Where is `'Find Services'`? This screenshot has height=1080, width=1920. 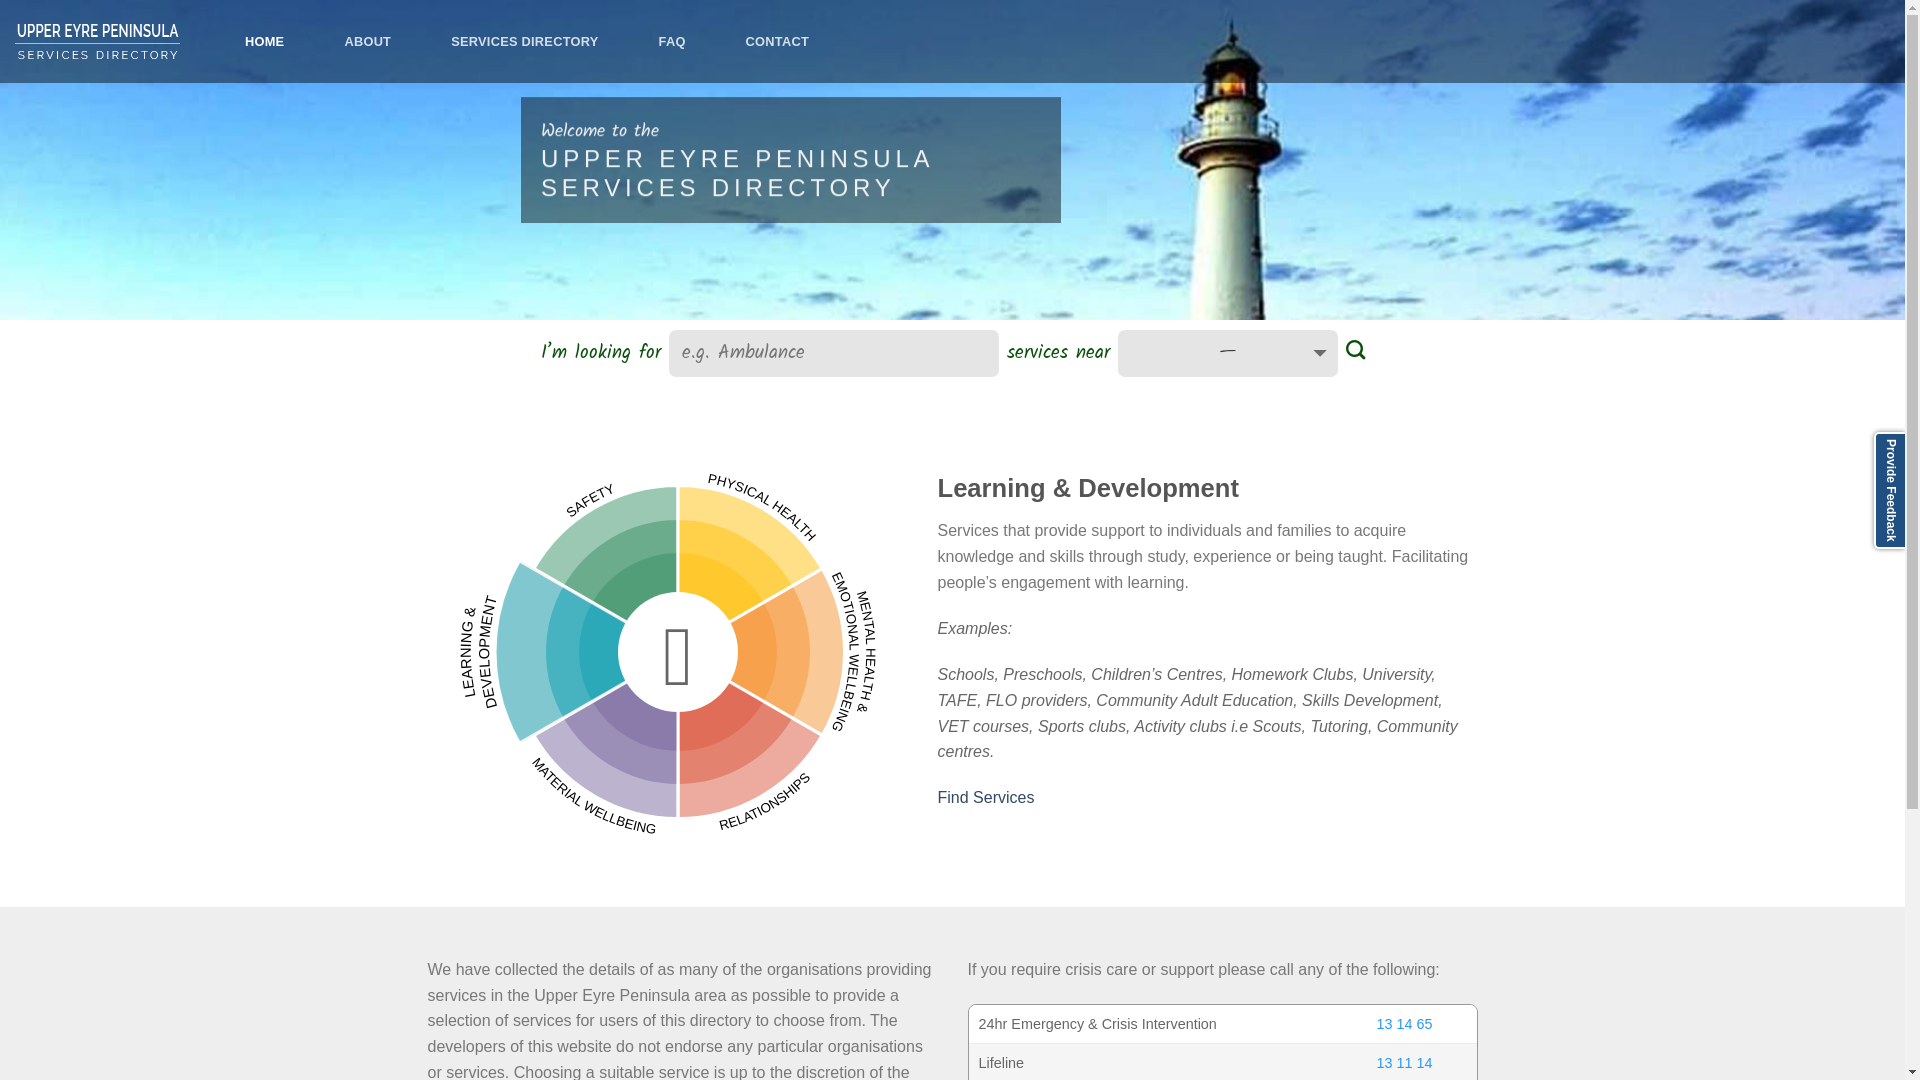 'Find Services' is located at coordinates (986, 796).